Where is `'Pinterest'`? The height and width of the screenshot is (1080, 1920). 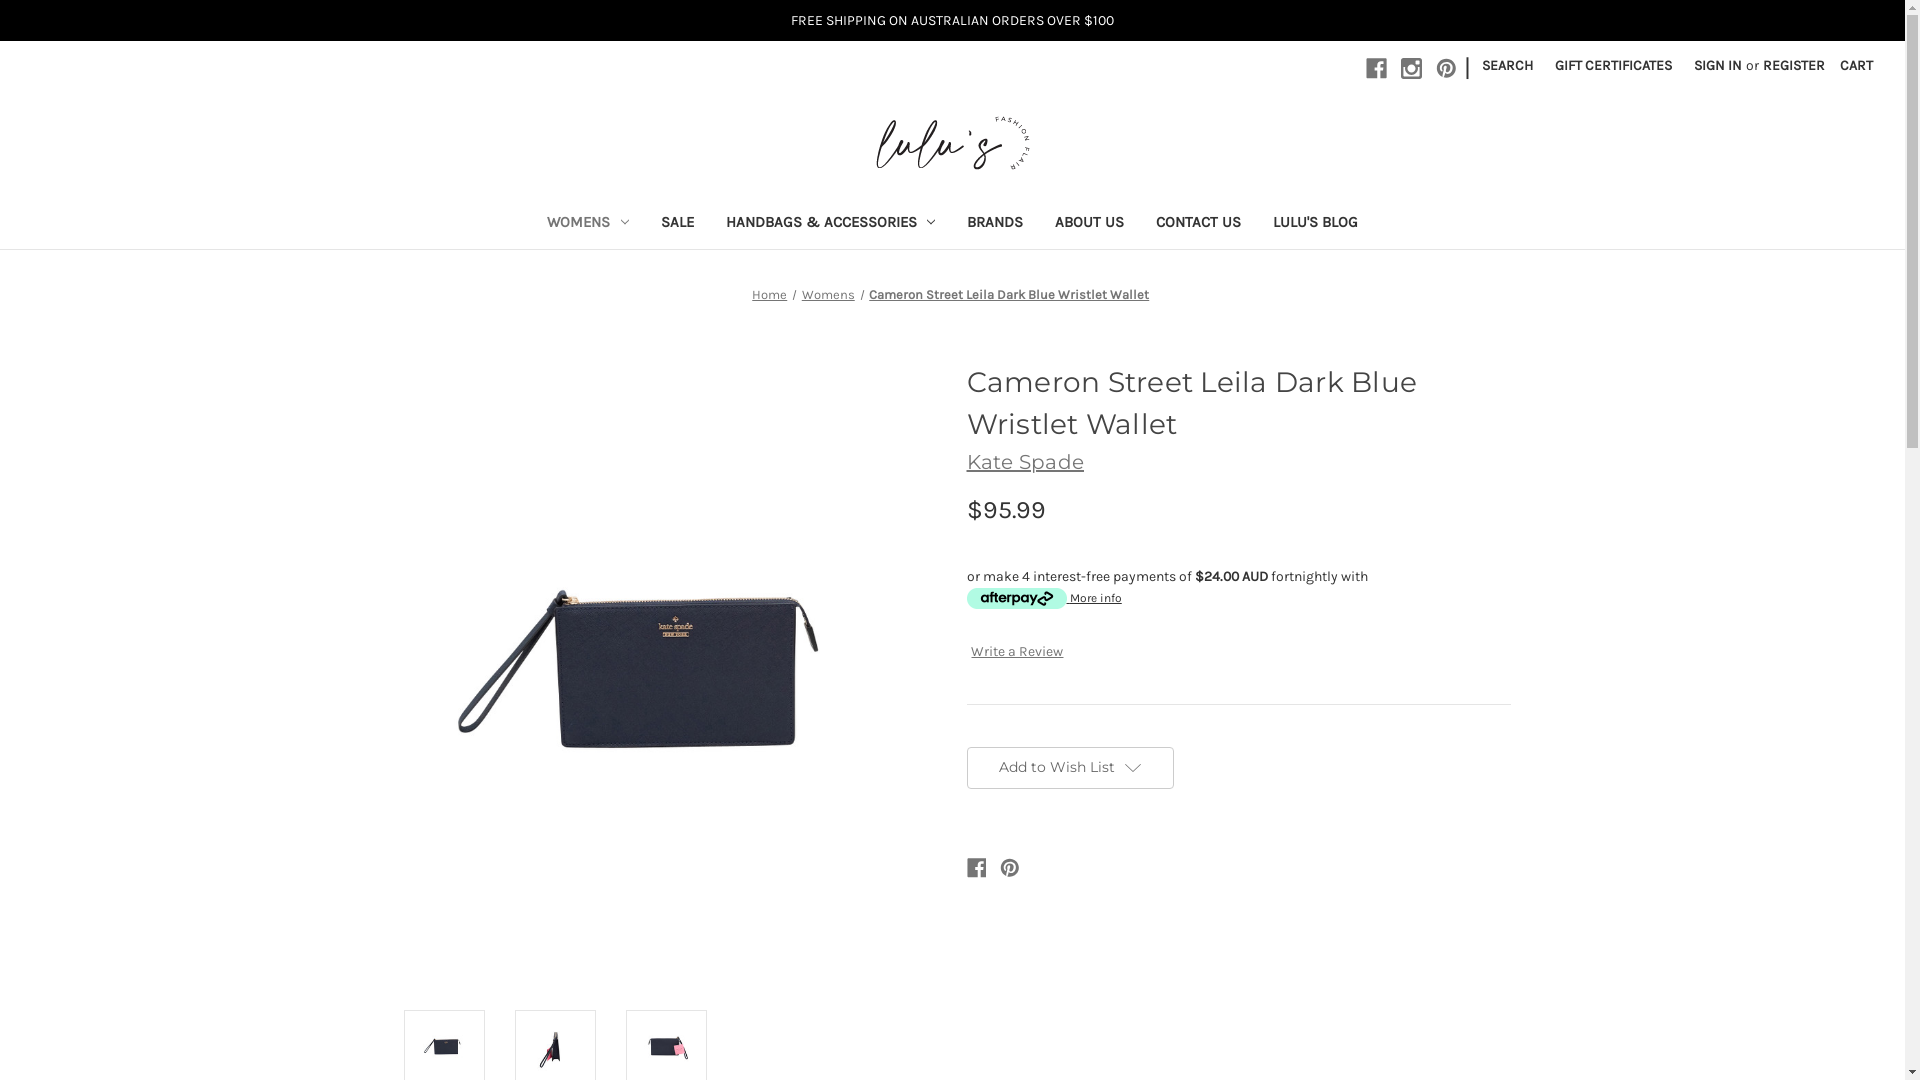
'Pinterest' is located at coordinates (1009, 866).